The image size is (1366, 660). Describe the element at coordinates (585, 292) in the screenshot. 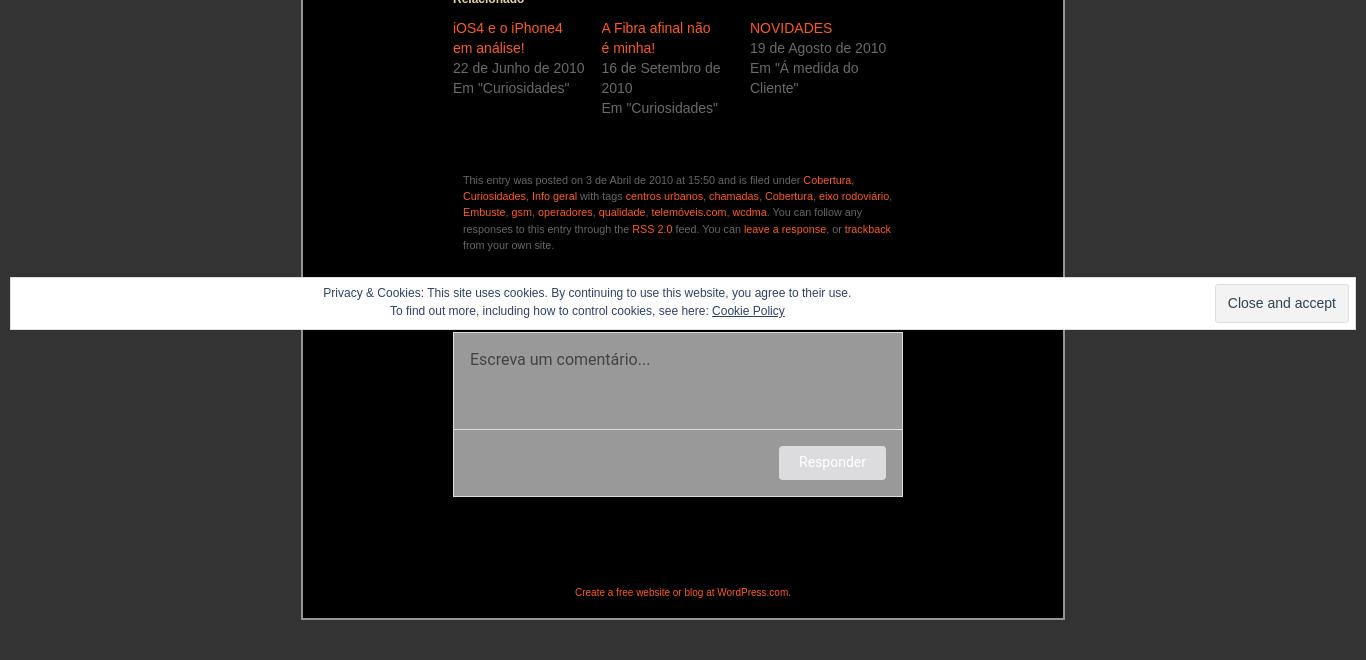

I see `'Privacy & Cookies: This site uses cookies. By continuing to use this website, you agree to their use.'` at that location.